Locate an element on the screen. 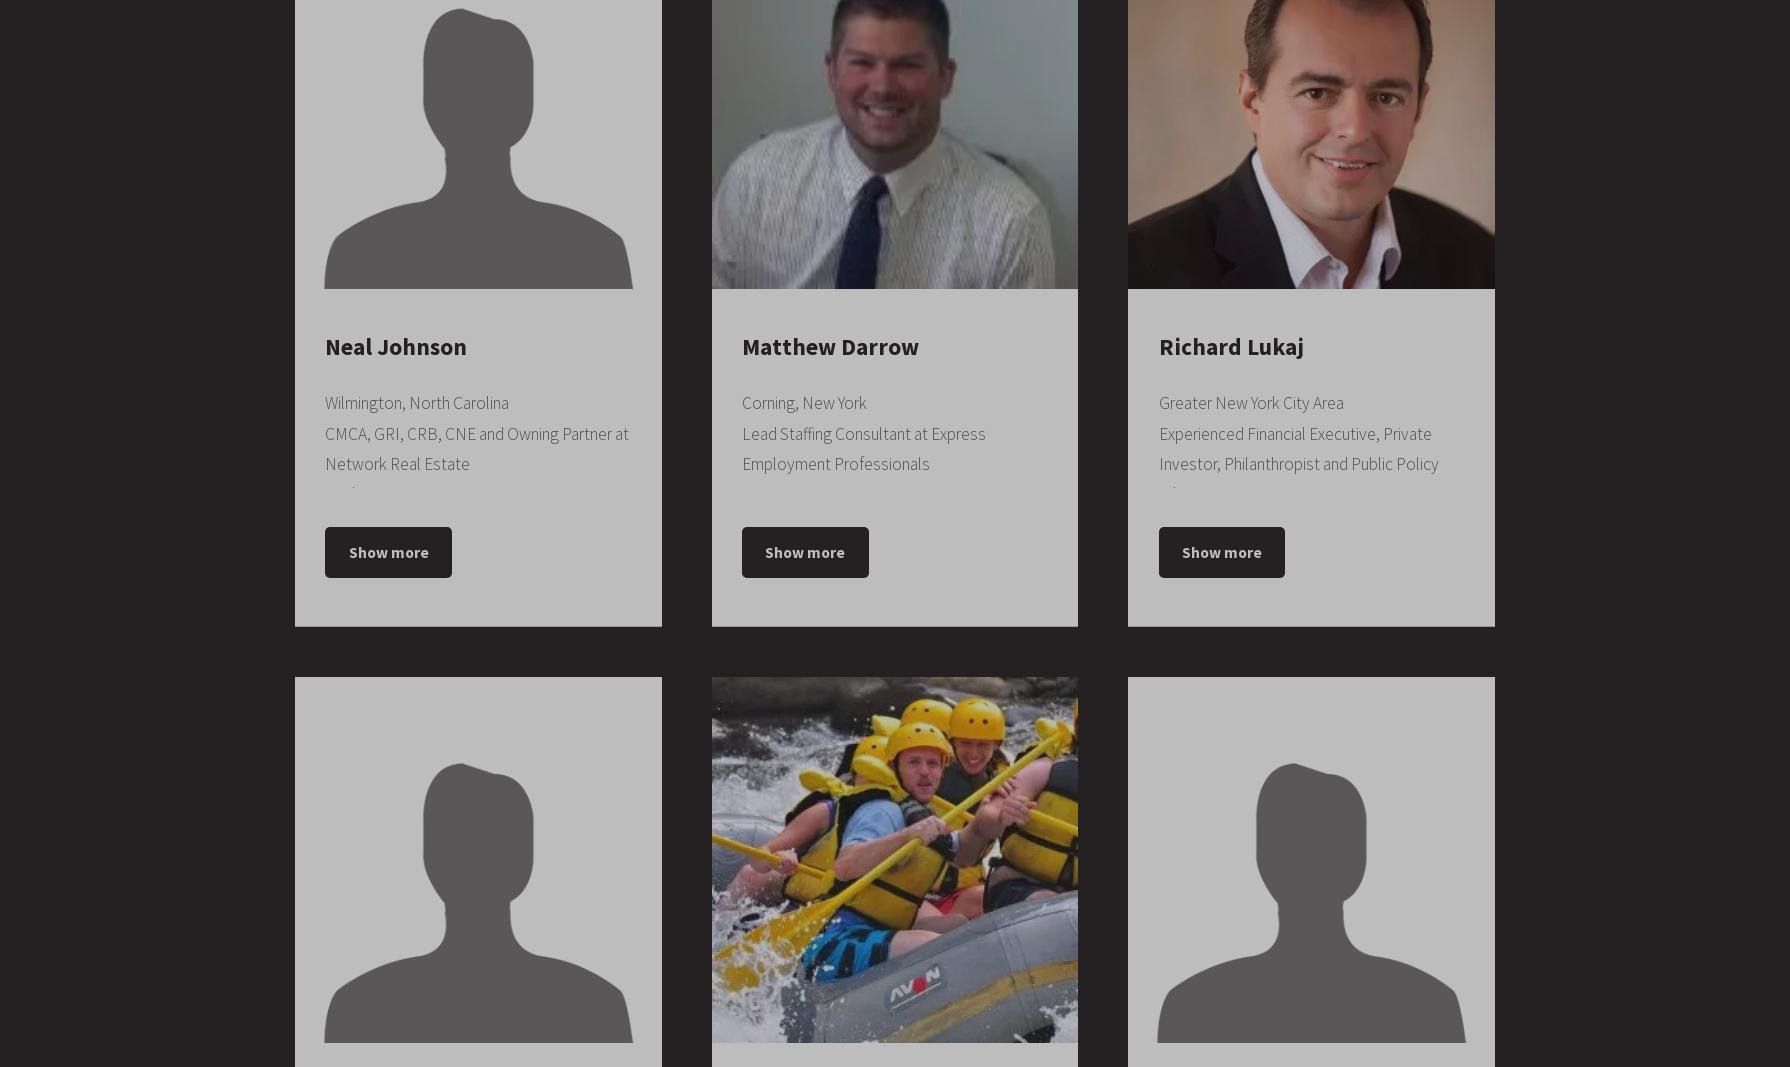 Image resolution: width=1790 pixels, height=1067 pixels. 'Spencerport' is located at coordinates (788, 978).